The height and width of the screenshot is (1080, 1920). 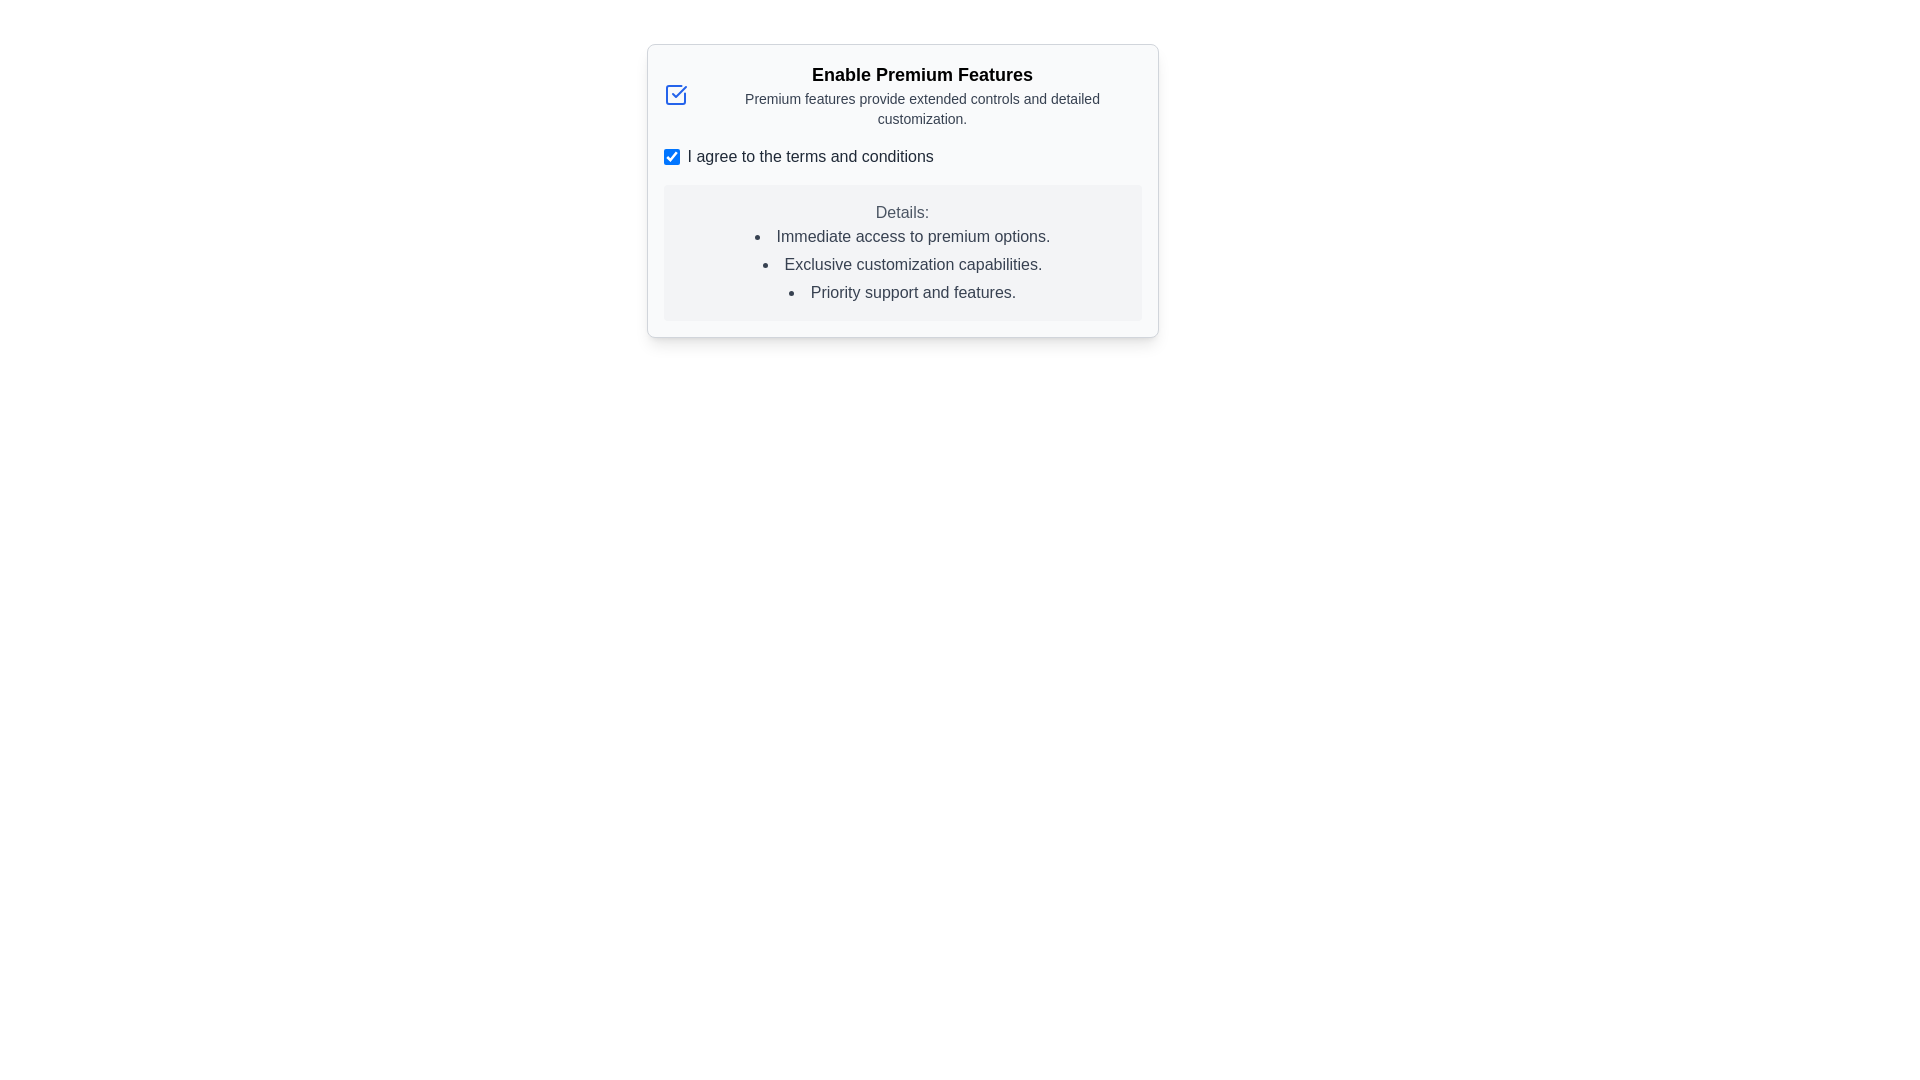 What do you see at coordinates (901, 235) in the screenshot?
I see `text element that displays 'Immediate access to premium options.' which is the first item in a bulleted list under the 'Details:' heading` at bounding box center [901, 235].